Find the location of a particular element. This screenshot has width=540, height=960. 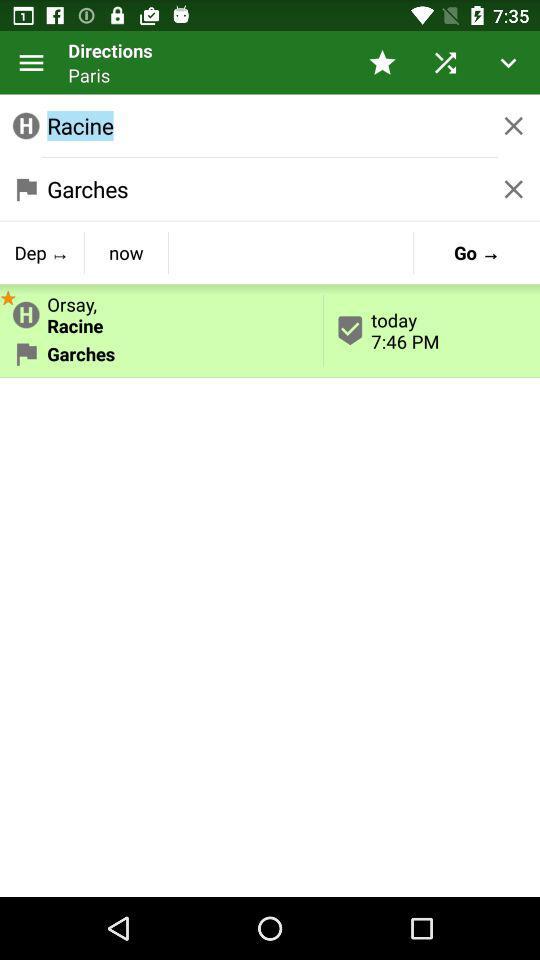

the today 7 46 item is located at coordinates (431, 330).